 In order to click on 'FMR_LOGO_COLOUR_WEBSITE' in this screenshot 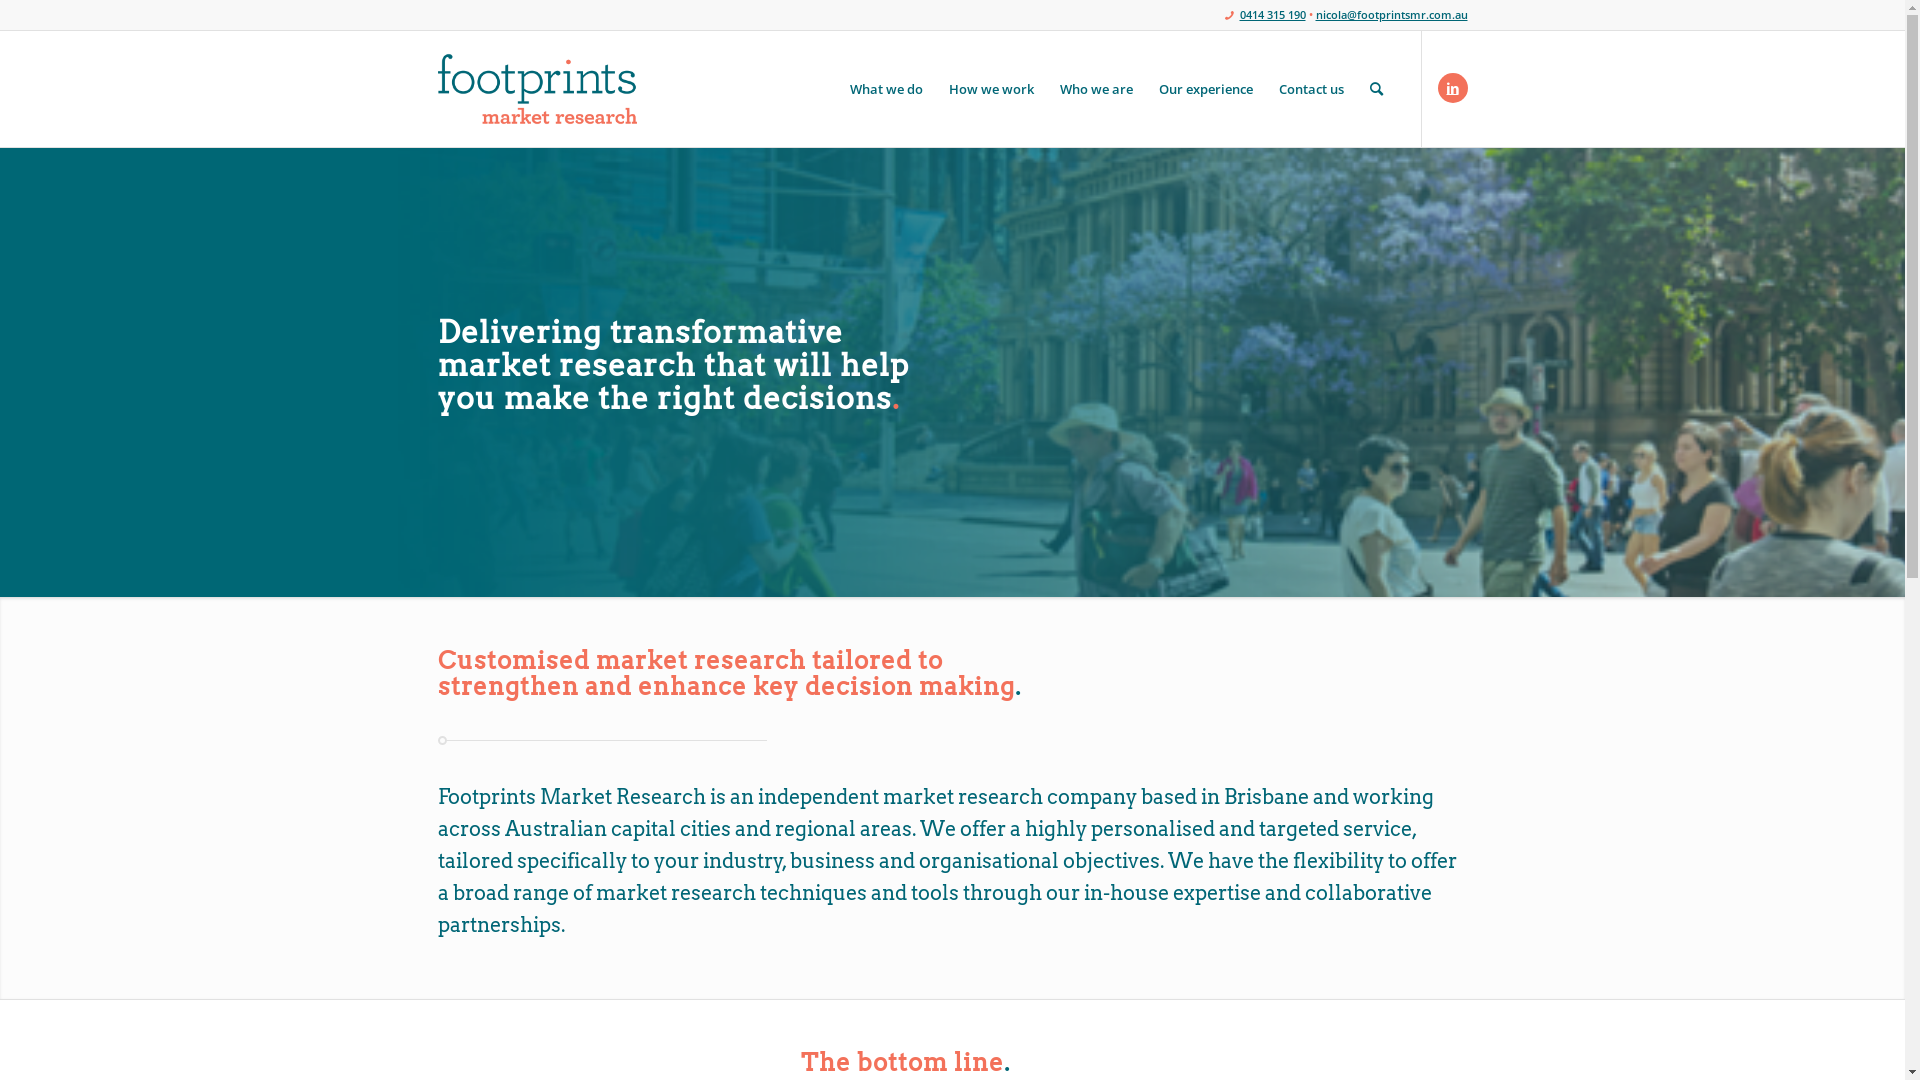, I will do `click(436, 87)`.